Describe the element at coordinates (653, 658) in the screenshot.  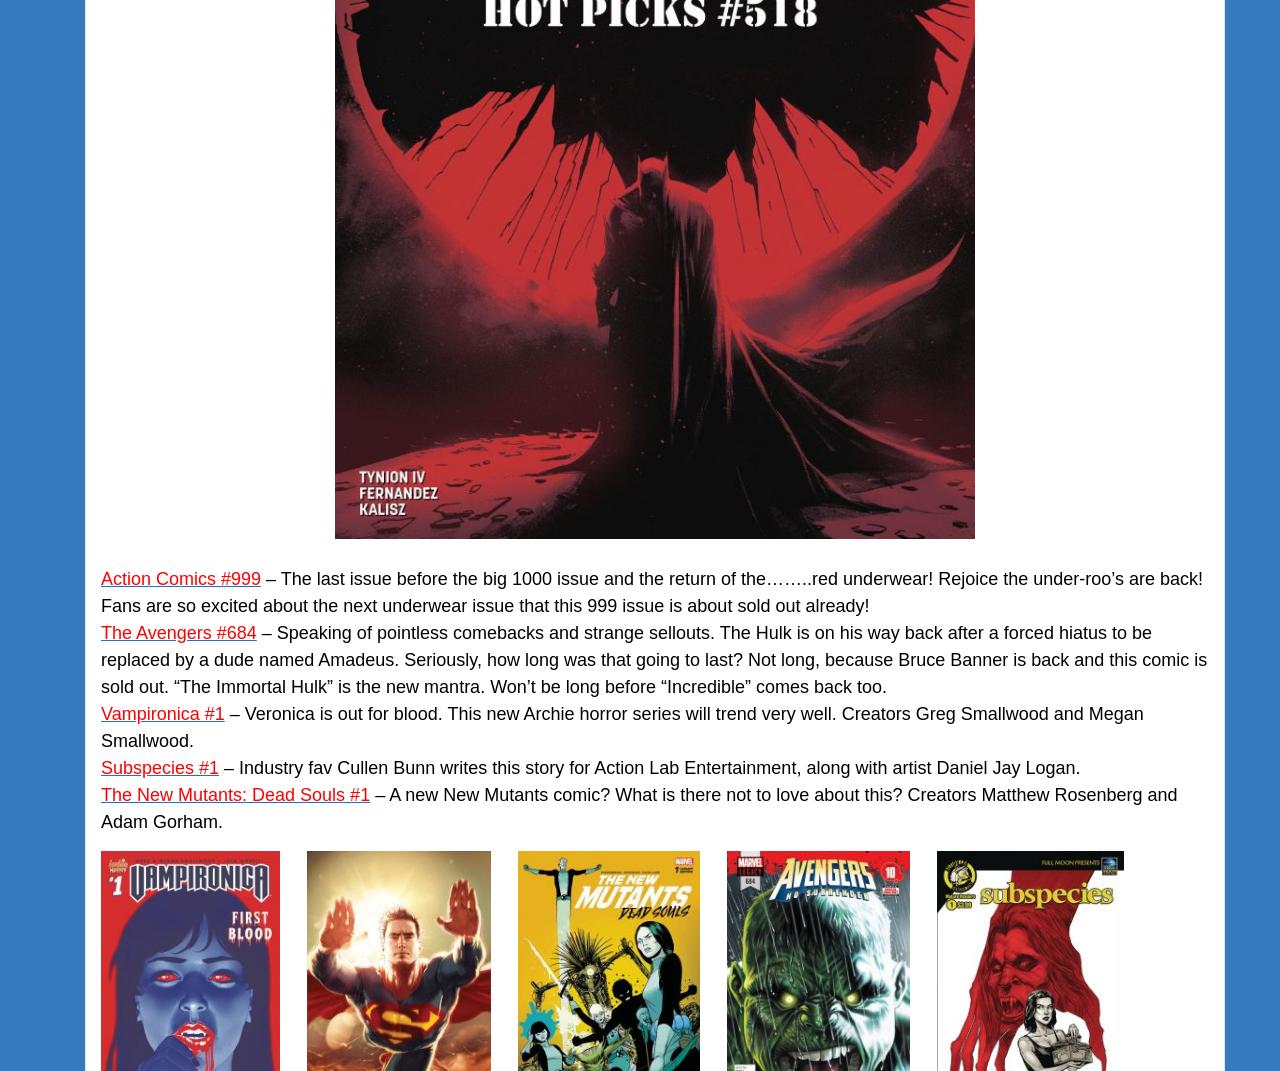
I see `'– Speaking of pointless comebacks and strange sellouts. The Hulk is on his way back after a forced hiatus to be replaced by a dude named Amadeus. Seriously, how long was that going to last? Not long, because Bruce Banner is back and this comic is sold out. “The Immortal Hulk” is the new mantra. Won’t be long before “Incredible” comes back too.'` at that location.